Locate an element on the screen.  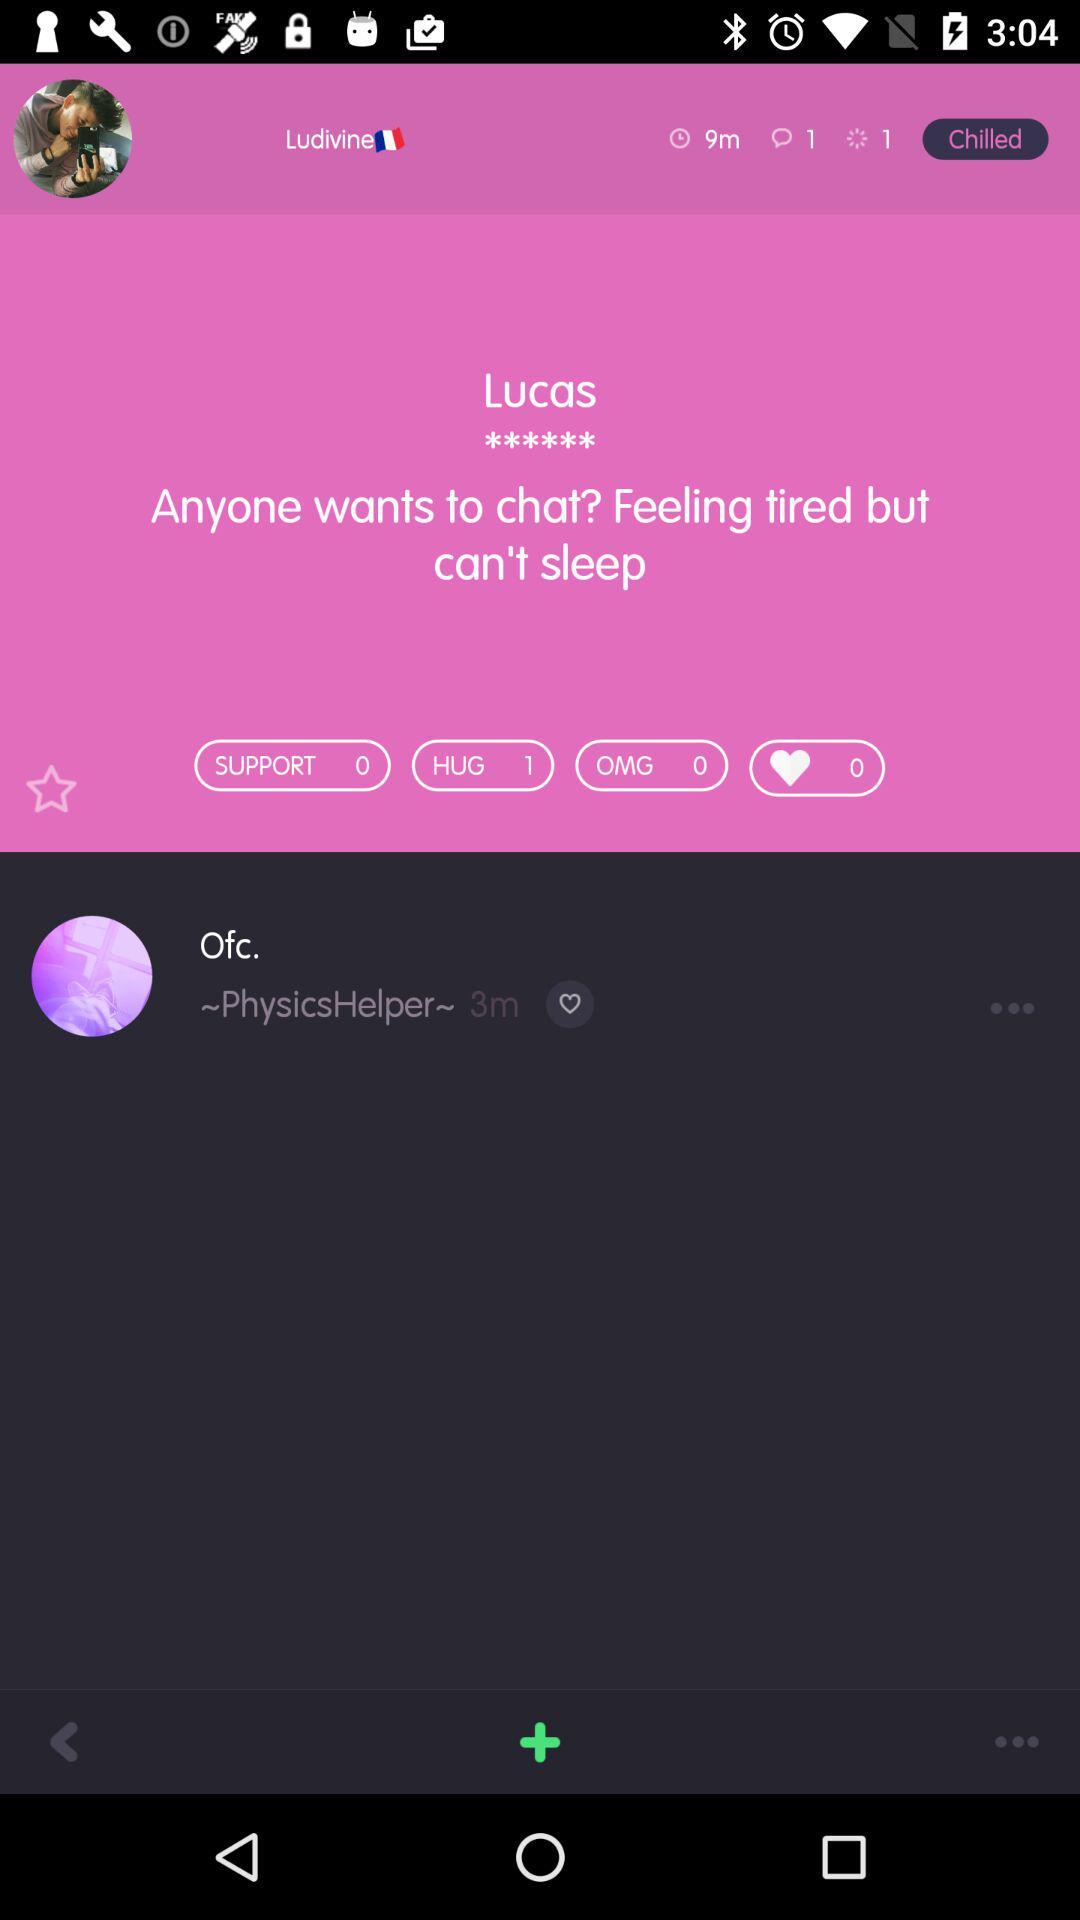
item to the left of ofc. item is located at coordinates (91, 976).